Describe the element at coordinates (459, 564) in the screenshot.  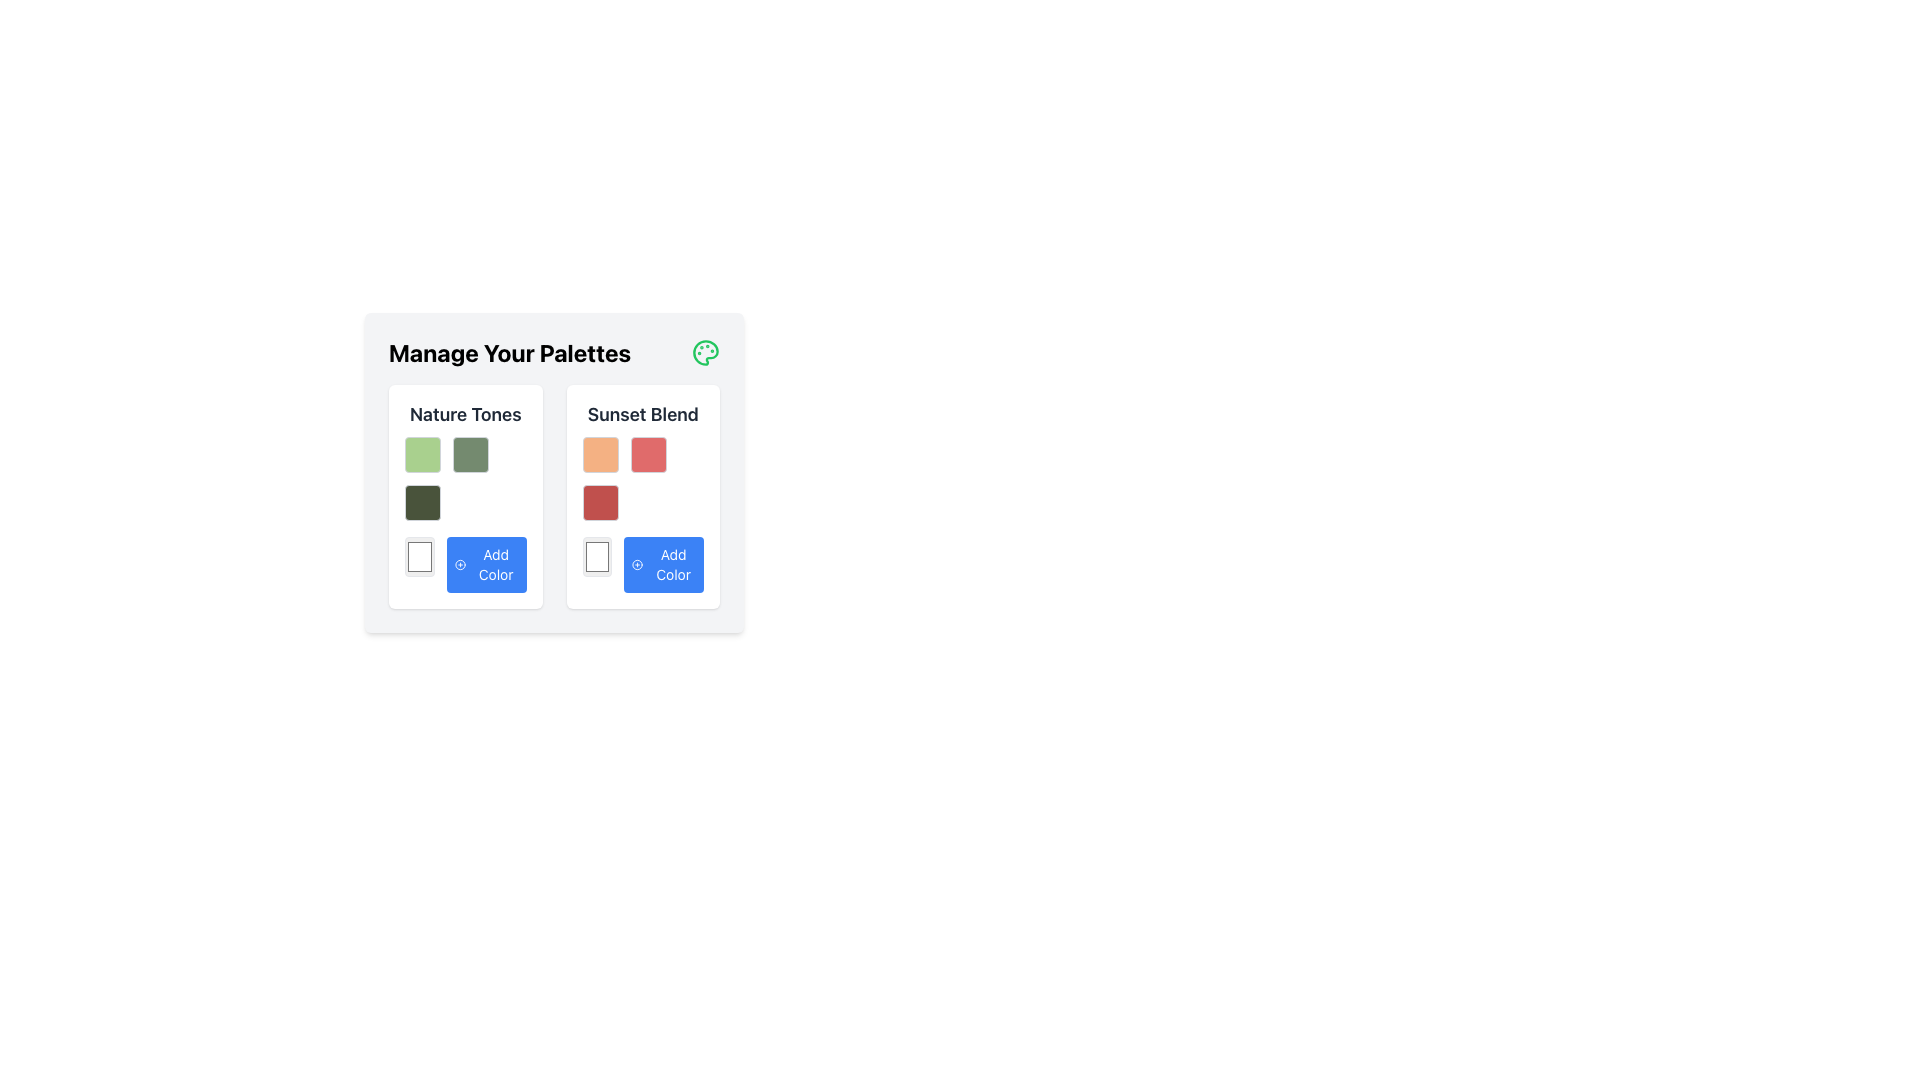
I see `the circular icon at the center of the 'Add Color' button within the 'Nature Tones' palette for visual feedback` at that location.